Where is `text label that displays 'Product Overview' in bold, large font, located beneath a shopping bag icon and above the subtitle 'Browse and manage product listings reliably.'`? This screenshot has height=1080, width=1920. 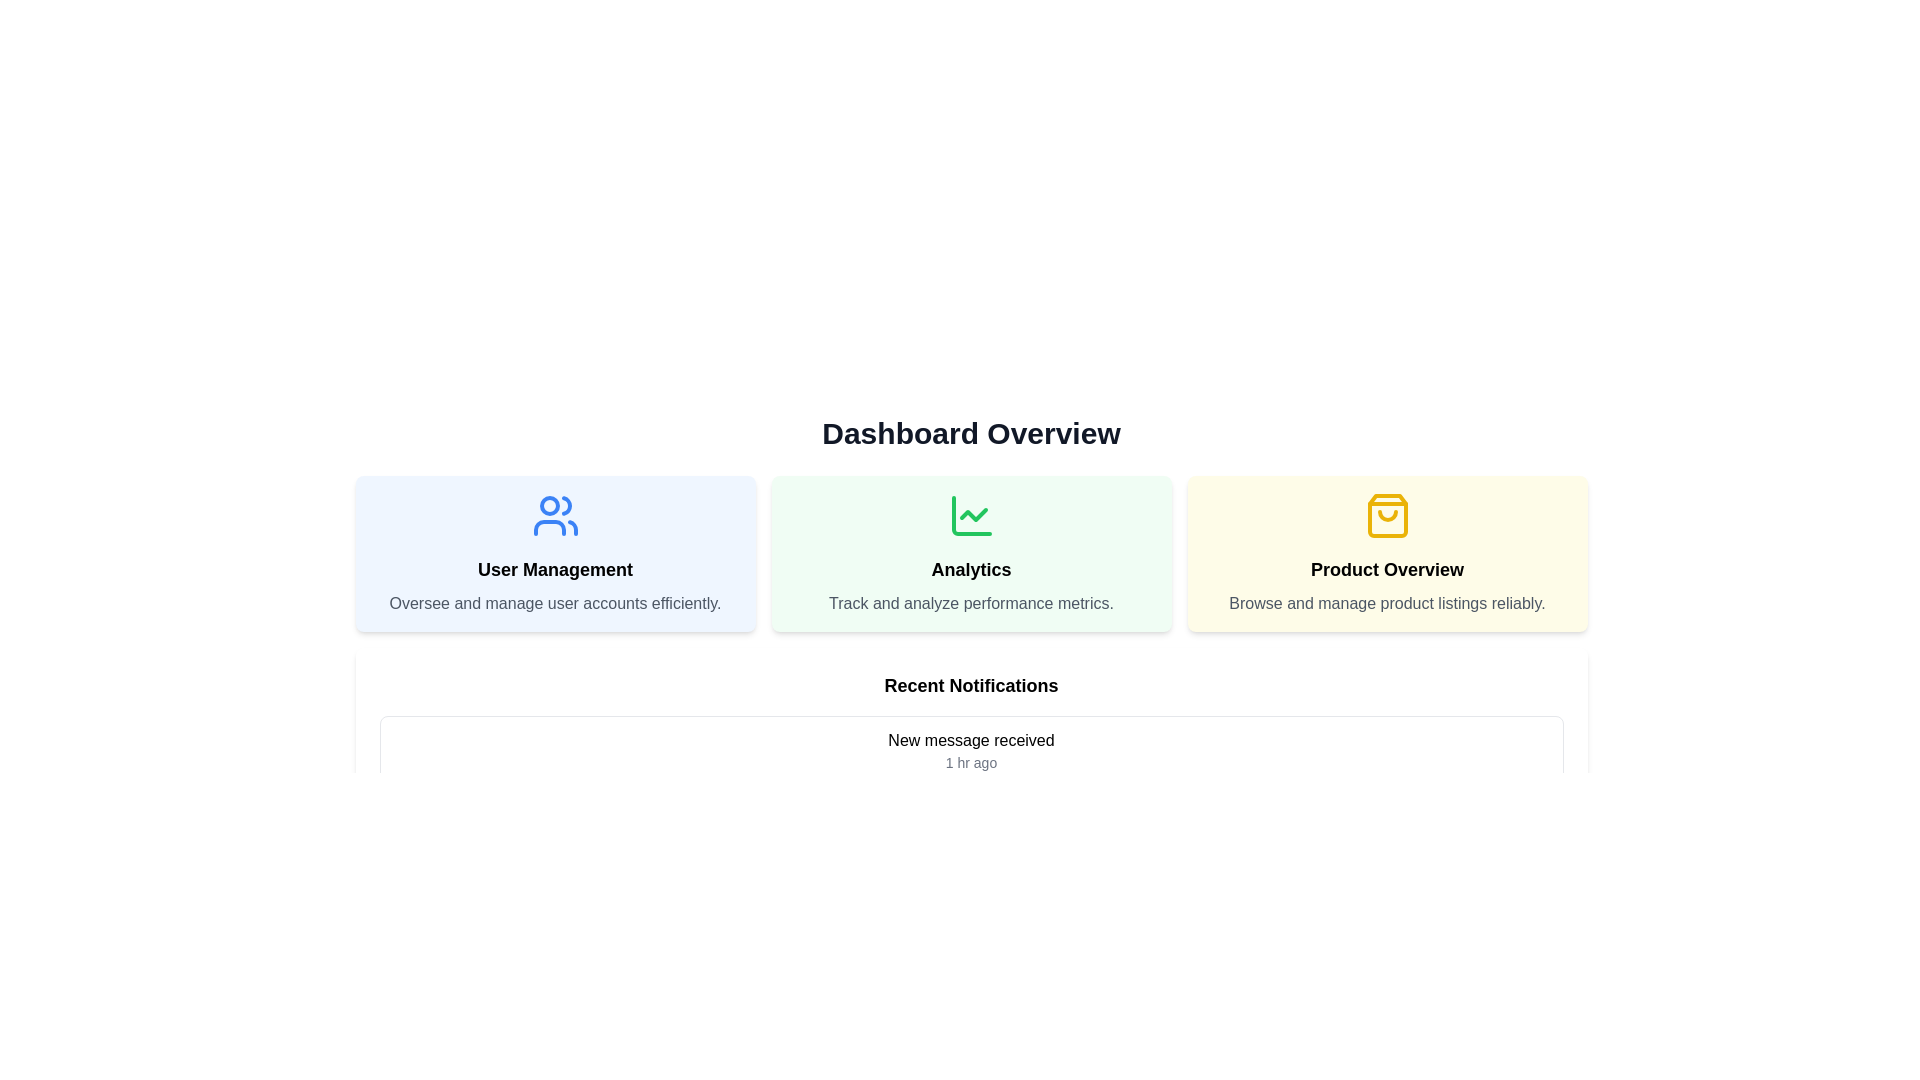 text label that displays 'Product Overview' in bold, large font, located beneath a shopping bag icon and above the subtitle 'Browse and manage product listings reliably.' is located at coordinates (1386, 570).